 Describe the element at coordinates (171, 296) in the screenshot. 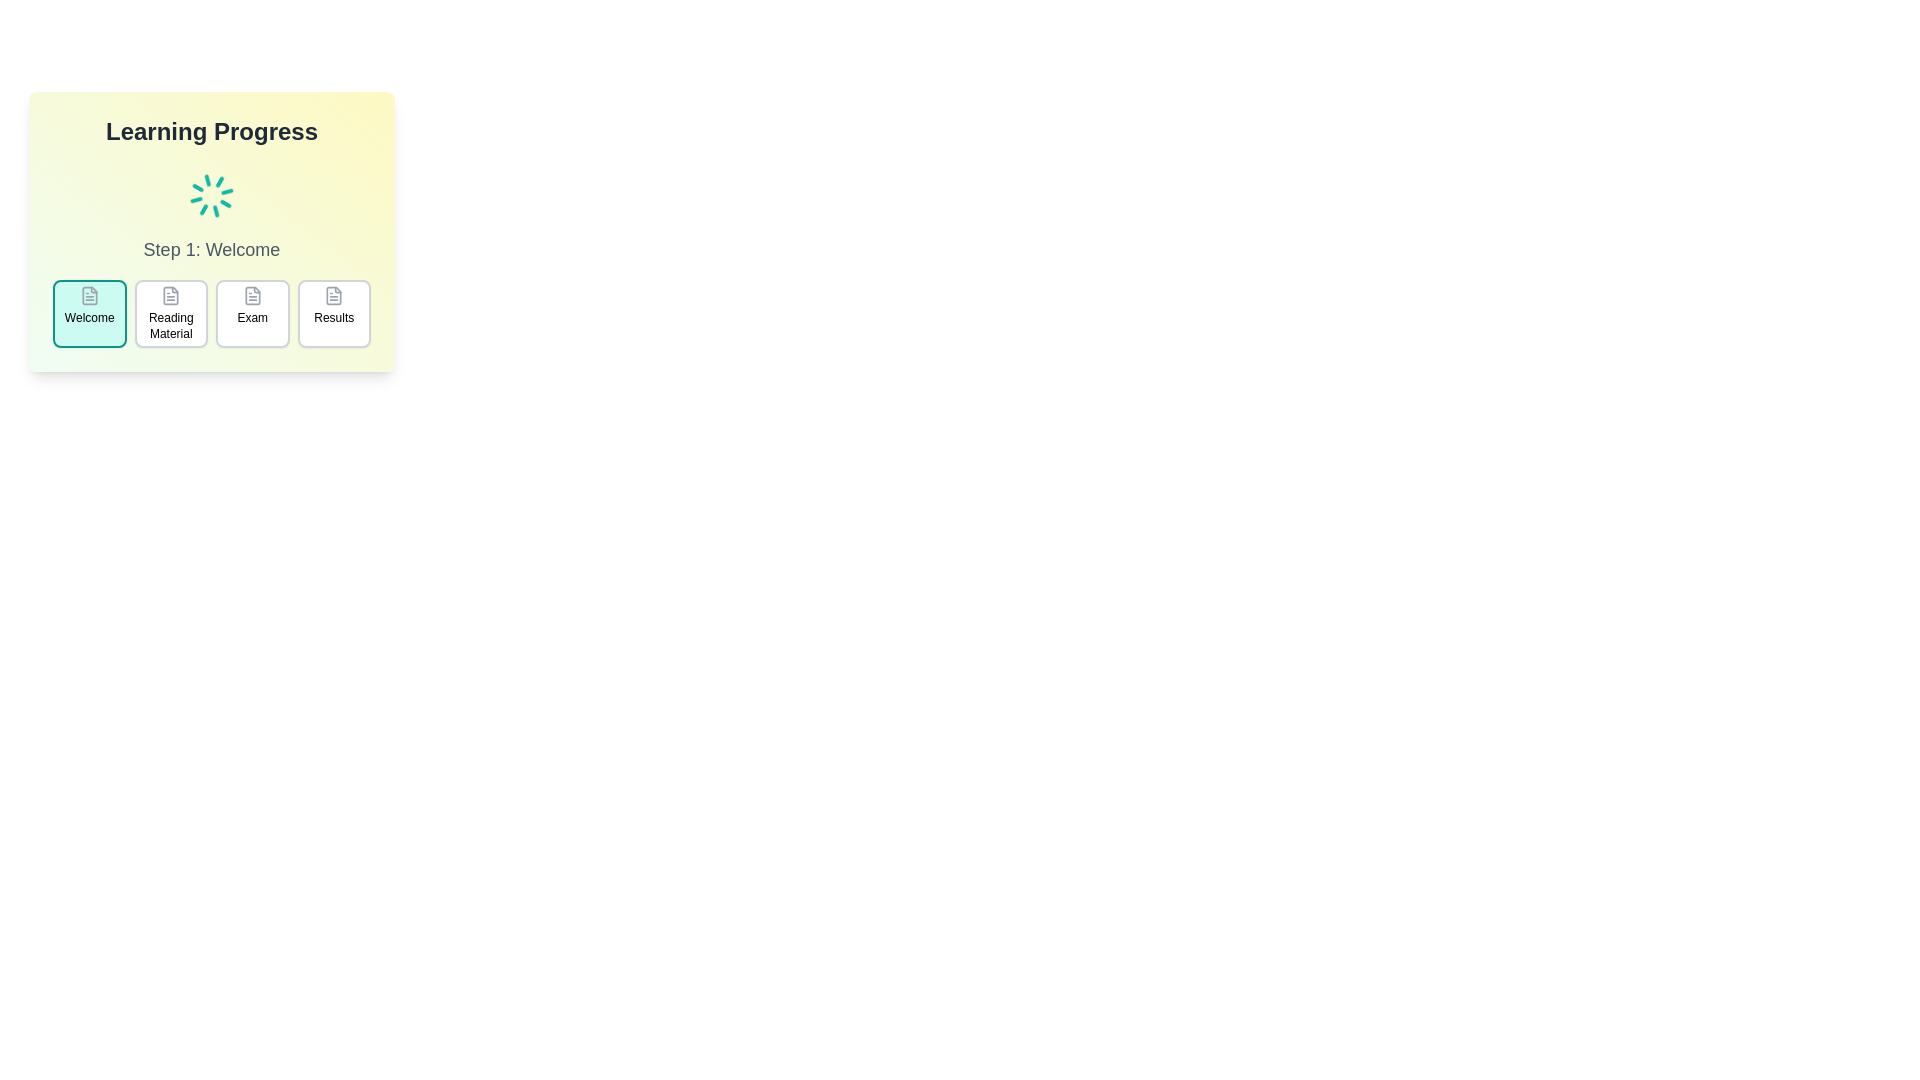

I see `the document icon, which is a gray rectangular shape with a folded corner and text lines, located above the 'Reading Material' label` at that location.